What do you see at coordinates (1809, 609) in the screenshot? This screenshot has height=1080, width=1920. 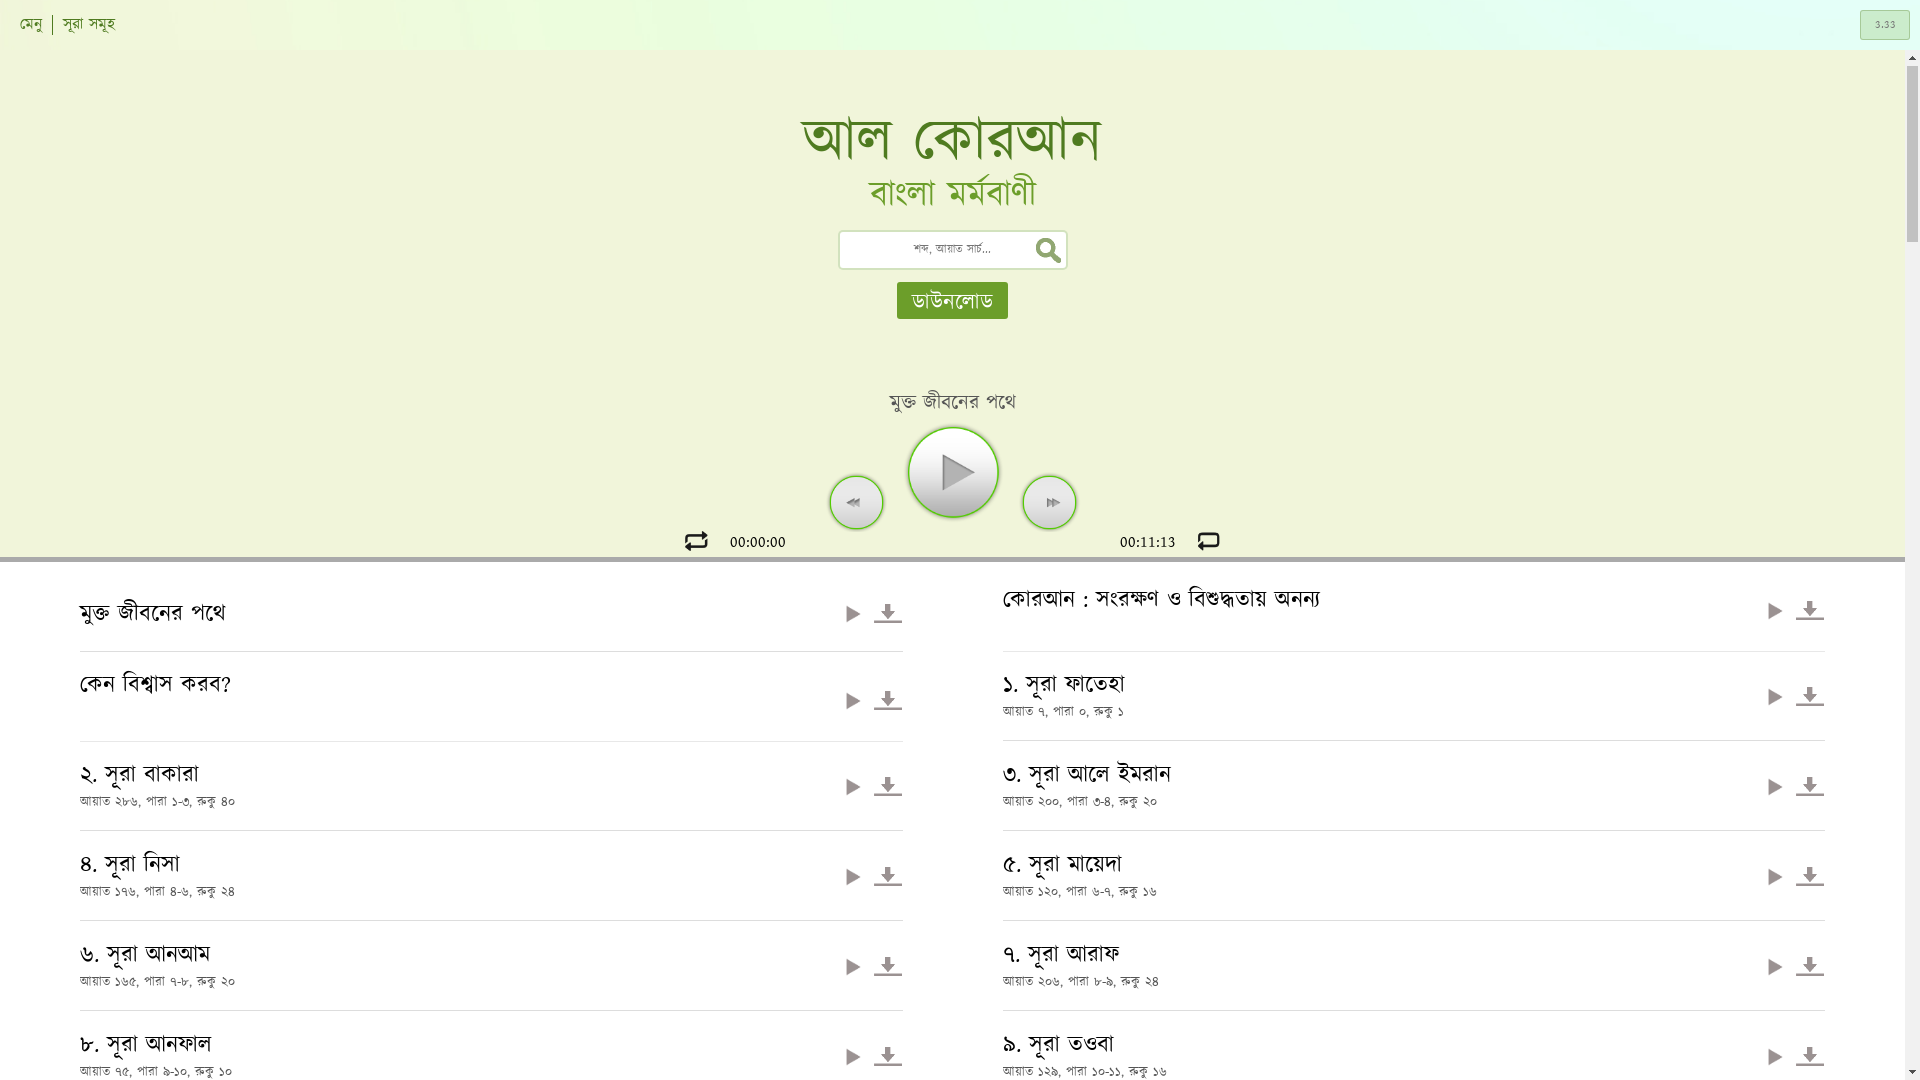 I see `'Download'` at bounding box center [1809, 609].